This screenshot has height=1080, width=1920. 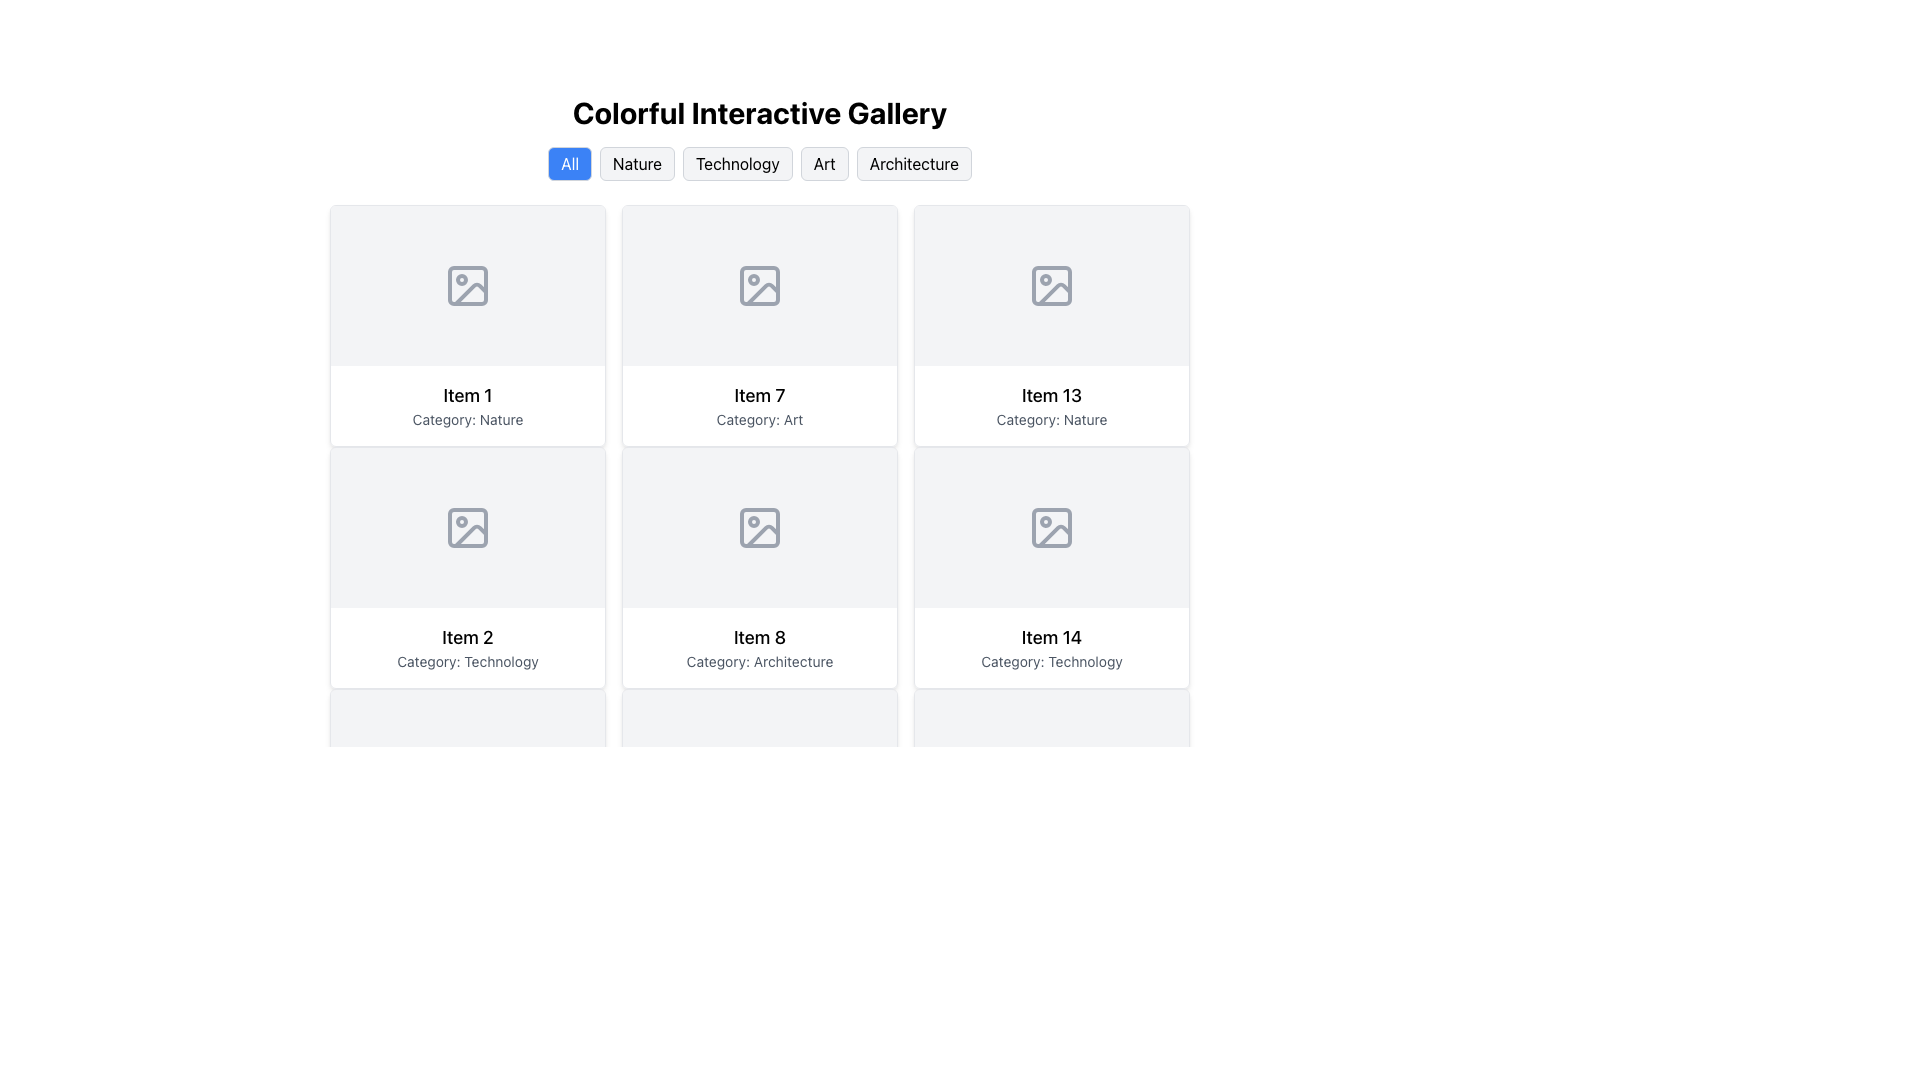 I want to click on the placeholder icon representing an image located in the fourth panel of the grid layout, which is above the text 'Item 14' and 'Category: Technology', so click(x=1050, y=527).